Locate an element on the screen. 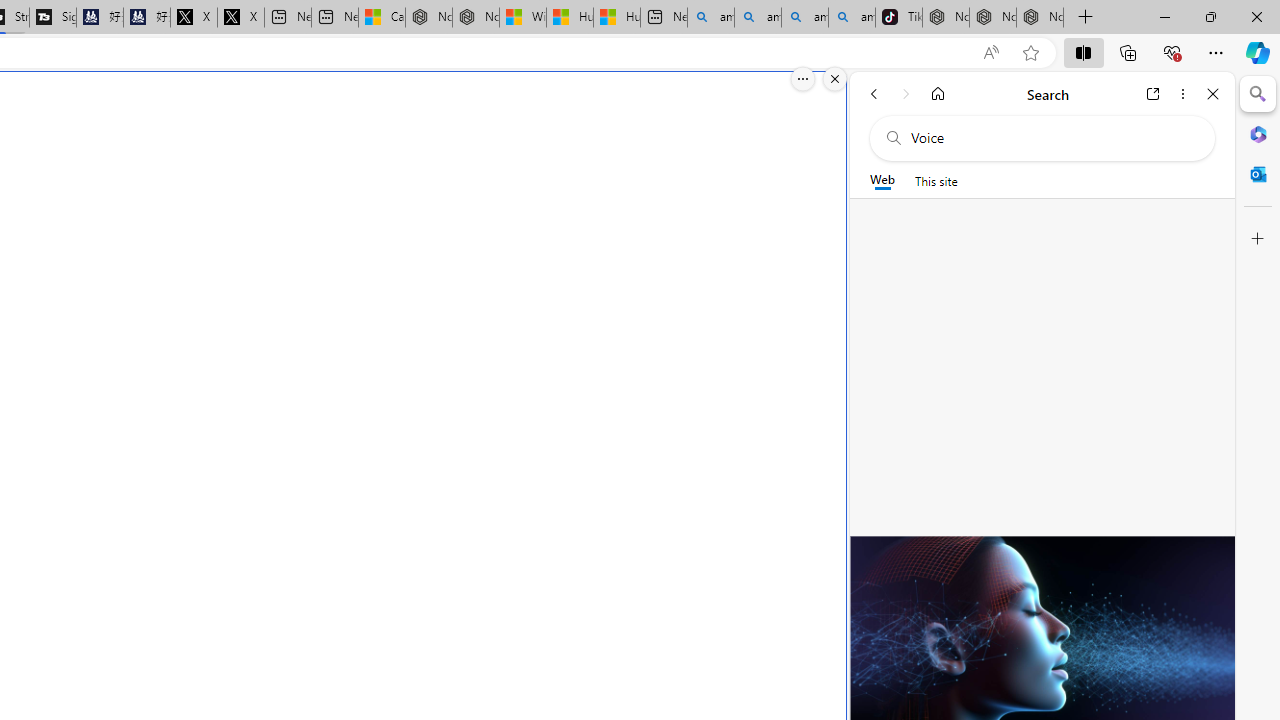 The width and height of the screenshot is (1280, 720). 'Nordace - Best Sellers' is located at coordinates (944, 17).